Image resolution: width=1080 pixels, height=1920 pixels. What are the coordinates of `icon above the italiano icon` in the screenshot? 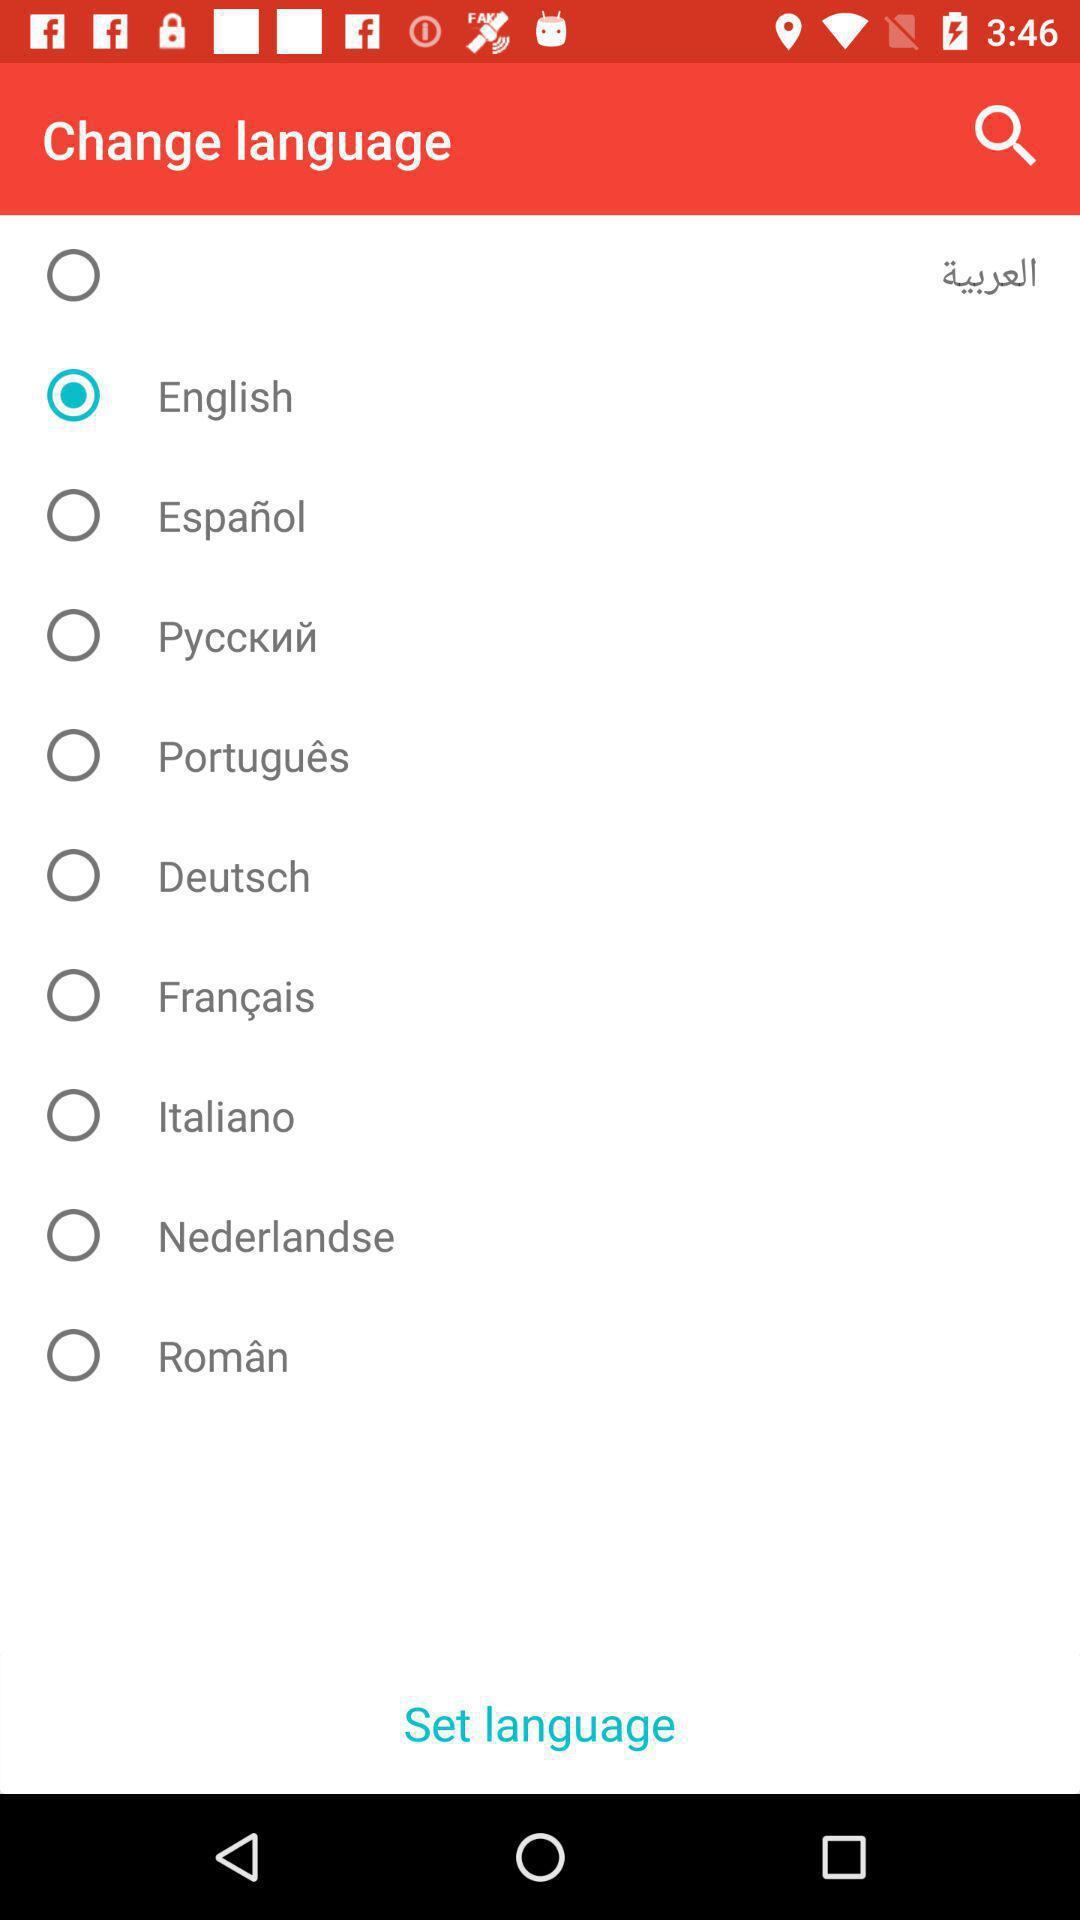 It's located at (555, 995).